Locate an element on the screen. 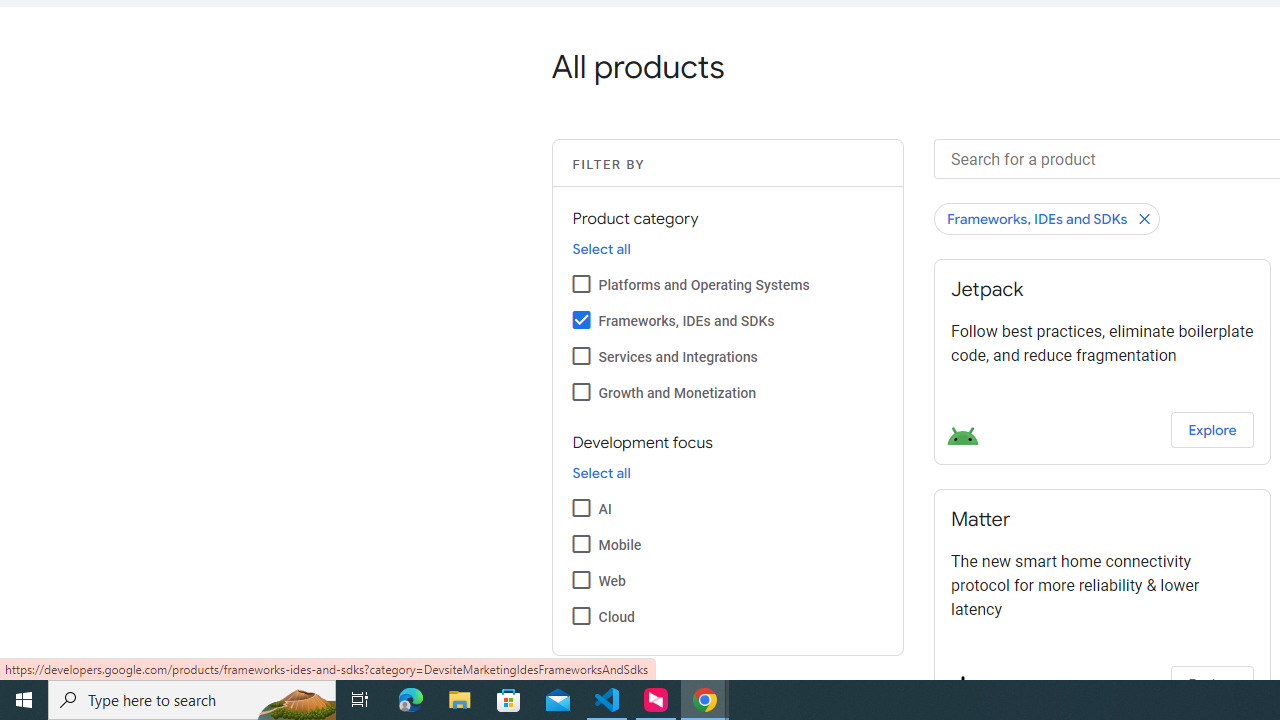 This screenshot has height=720, width=1280. 'Web' is located at coordinates (580, 579).